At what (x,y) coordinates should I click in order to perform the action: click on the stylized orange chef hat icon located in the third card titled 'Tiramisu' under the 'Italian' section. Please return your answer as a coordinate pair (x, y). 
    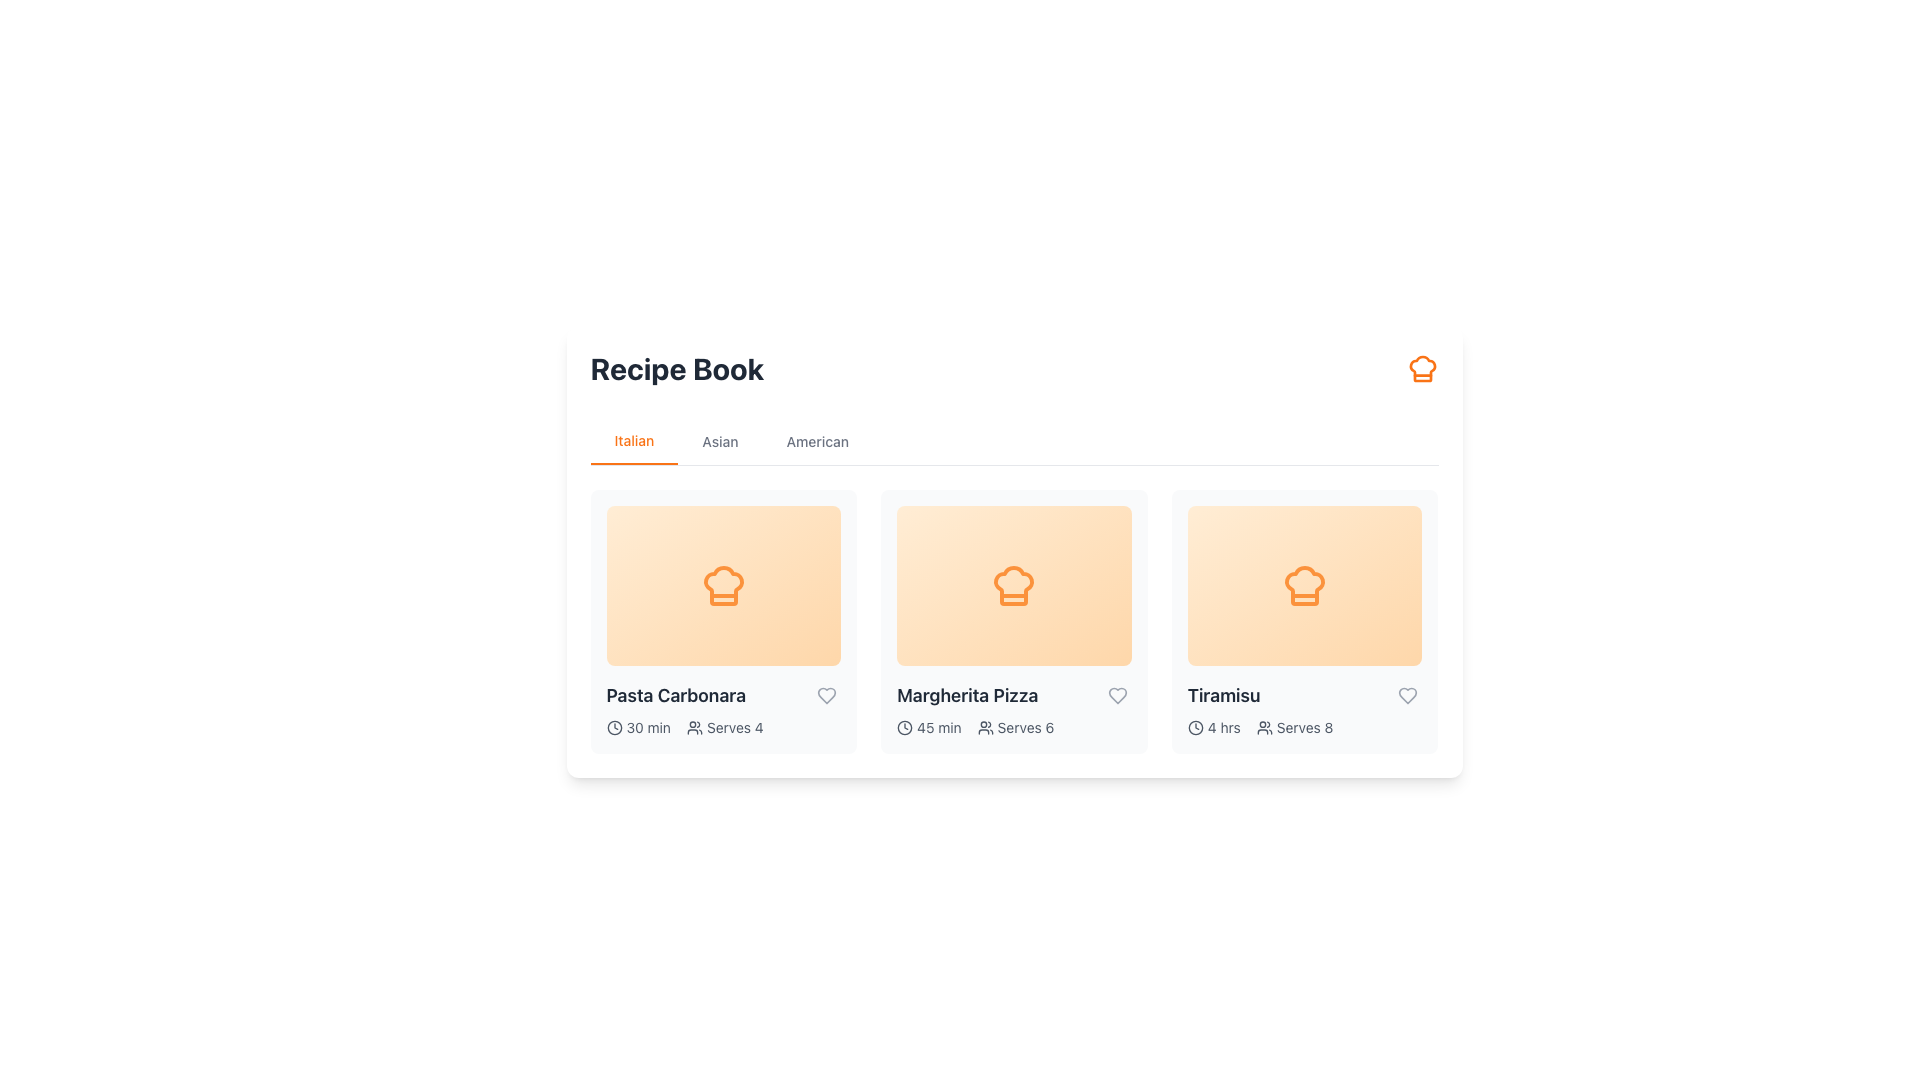
    Looking at the image, I should click on (1305, 585).